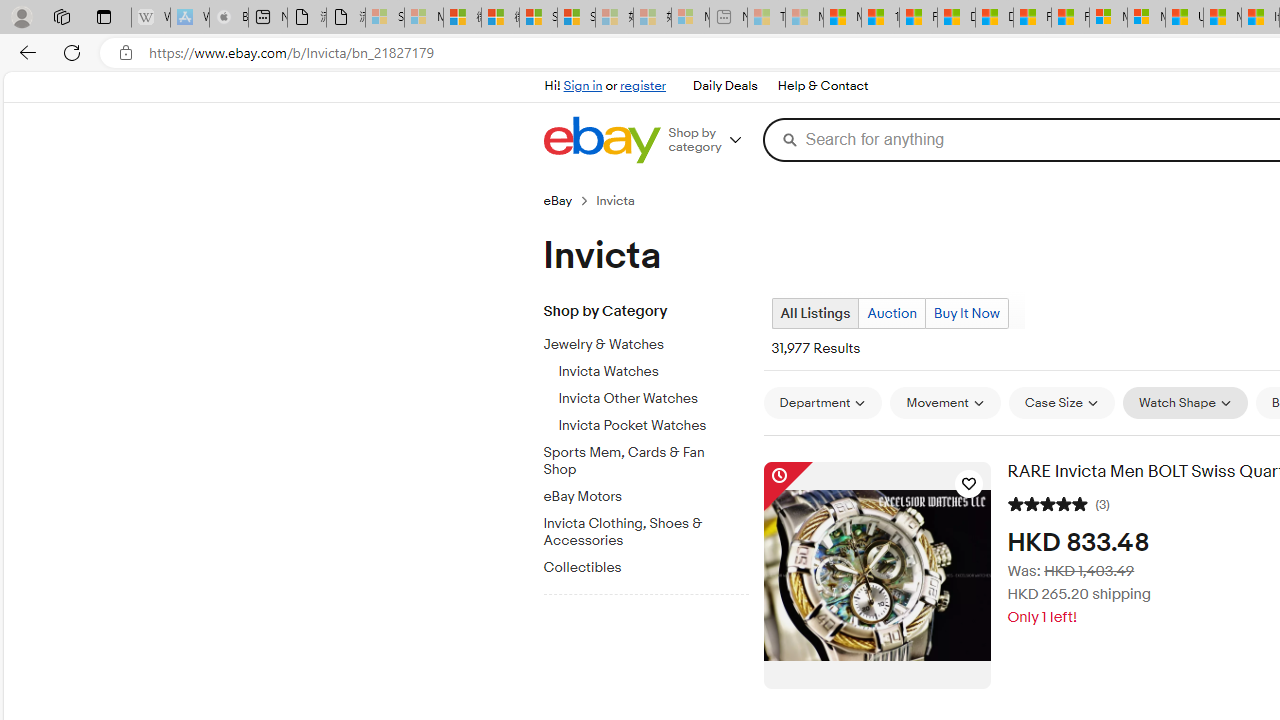  What do you see at coordinates (723, 85) in the screenshot?
I see `'Daily Deals'` at bounding box center [723, 85].